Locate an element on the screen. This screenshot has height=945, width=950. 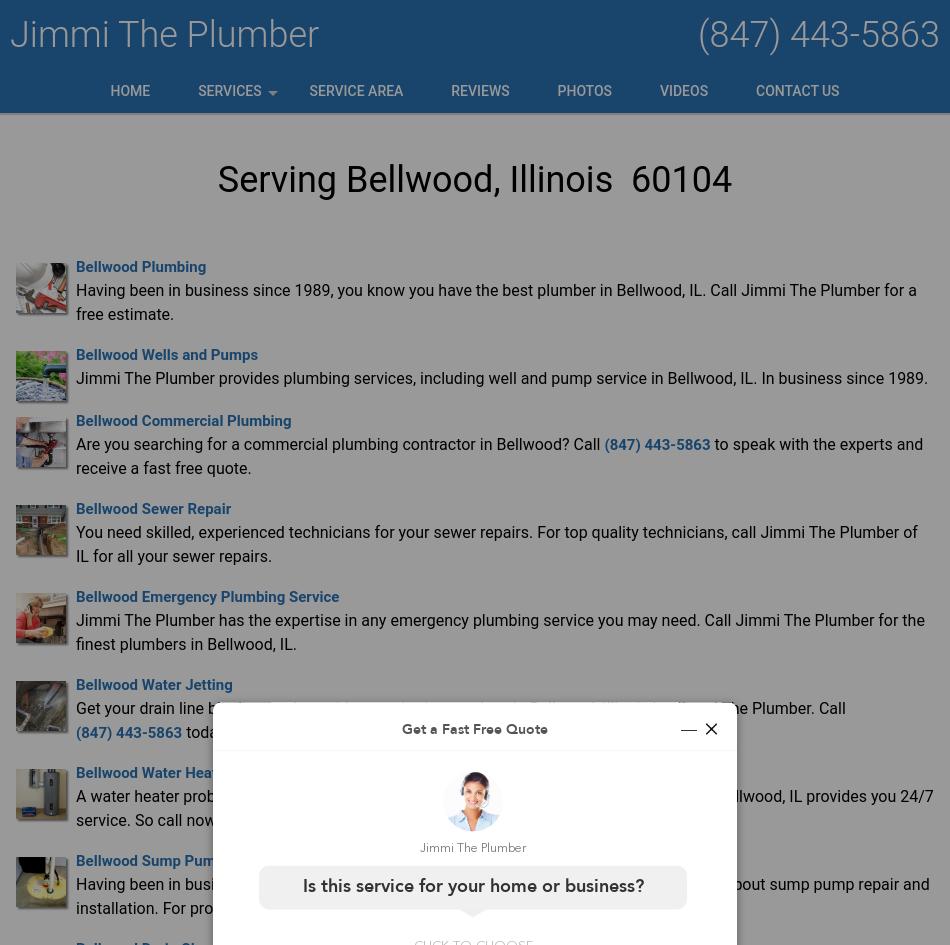
'Bellwood Water Jetting' is located at coordinates (153, 683).